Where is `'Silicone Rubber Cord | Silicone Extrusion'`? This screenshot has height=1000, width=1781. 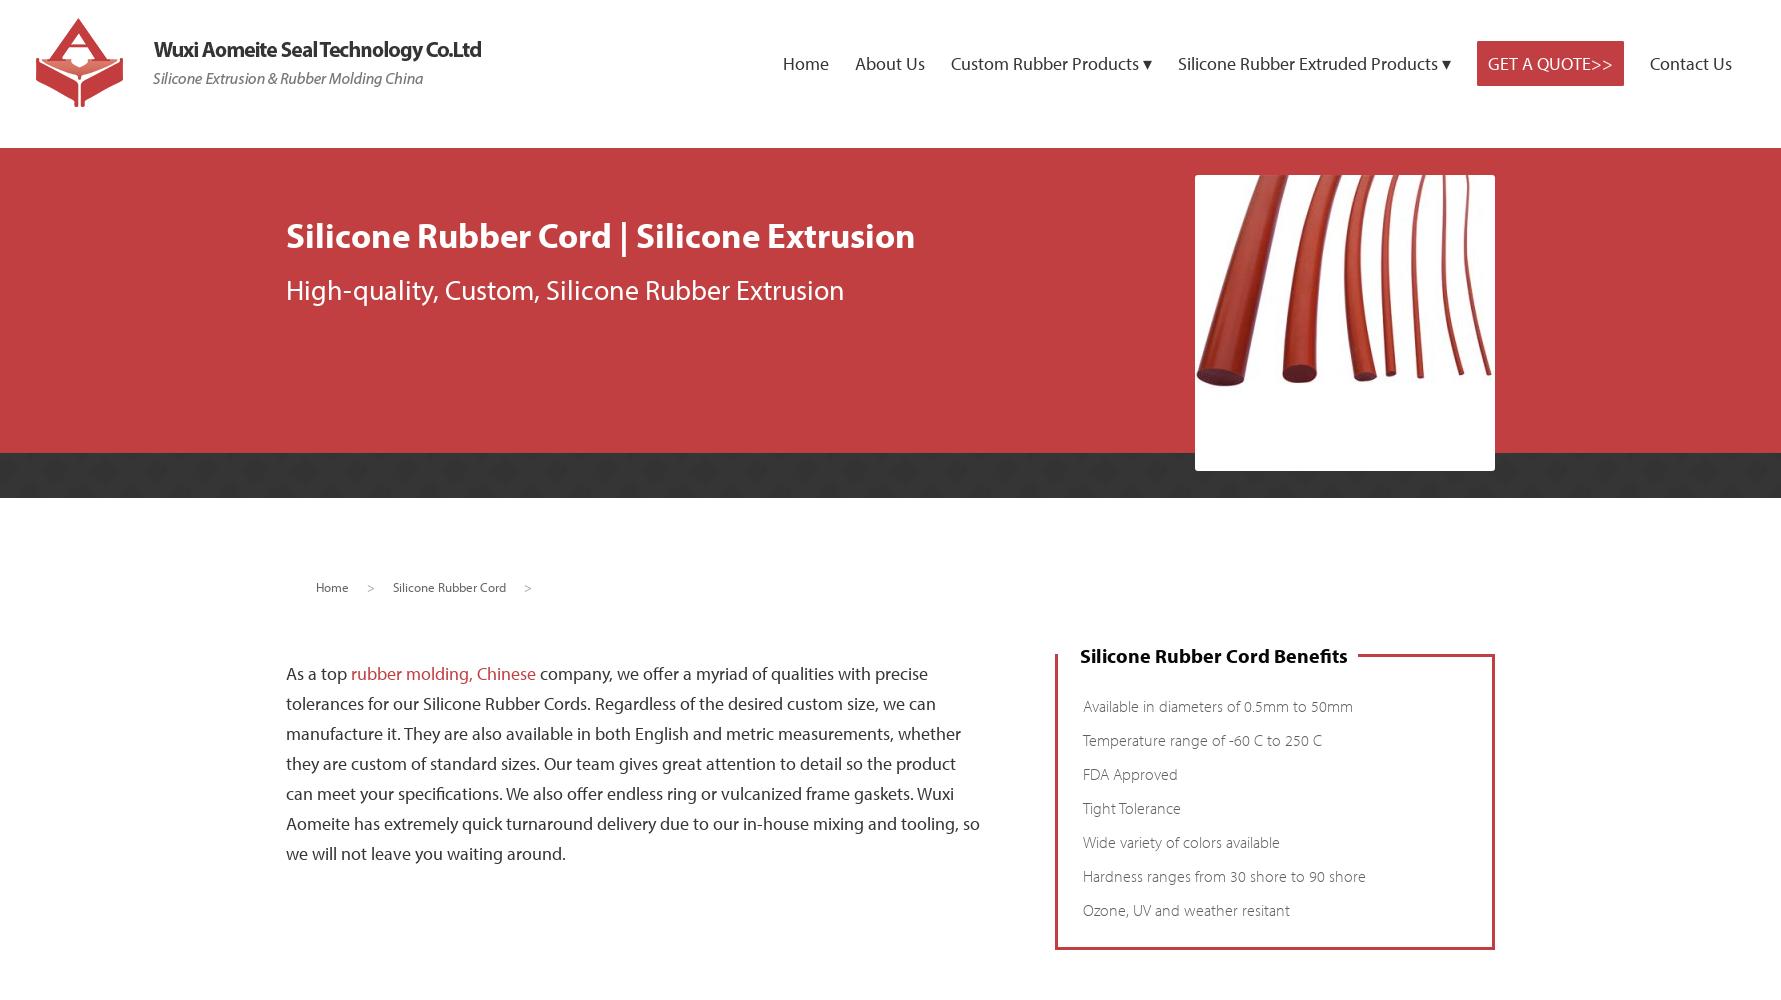
'Silicone Rubber Cord | Silicone Extrusion' is located at coordinates (599, 233).